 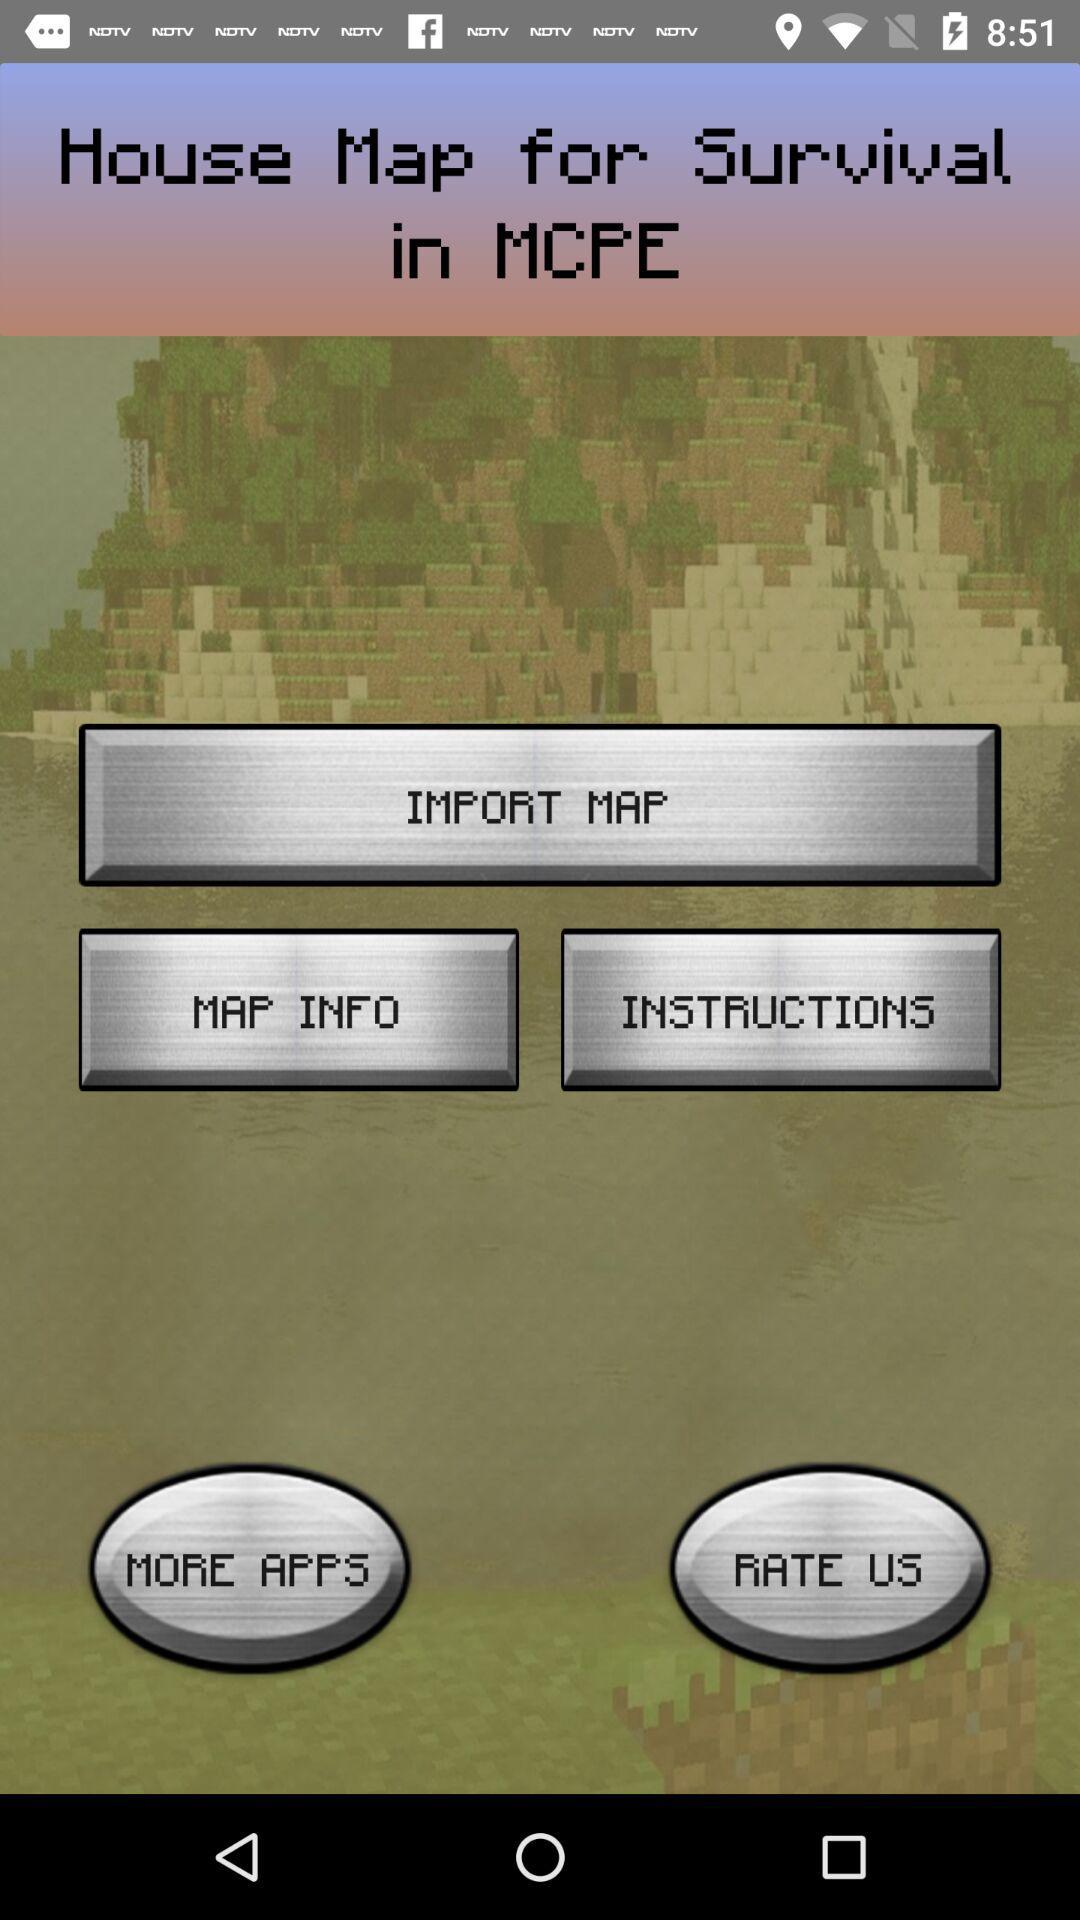 What do you see at coordinates (248, 1567) in the screenshot?
I see `more apps` at bounding box center [248, 1567].